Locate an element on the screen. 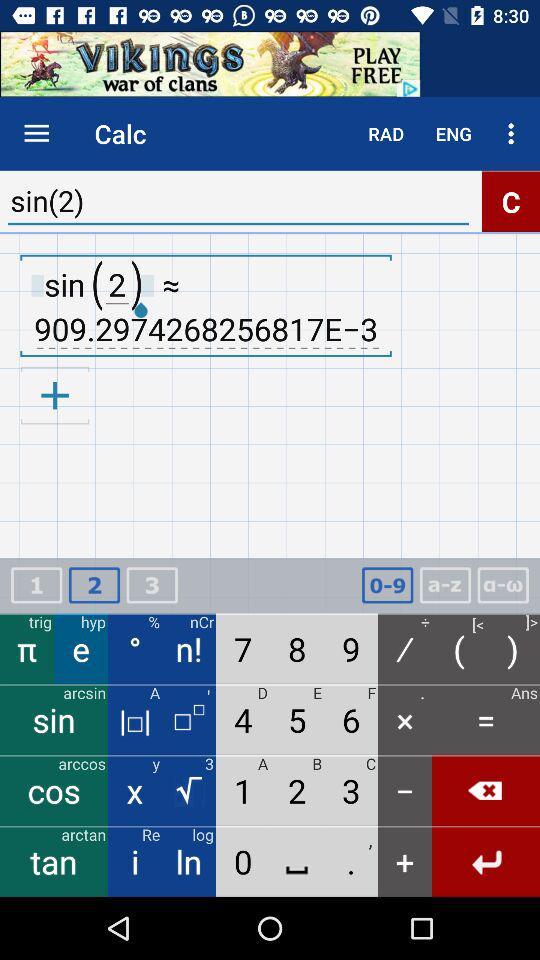 The height and width of the screenshot is (960, 540). page 2 is located at coordinates (93, 585).